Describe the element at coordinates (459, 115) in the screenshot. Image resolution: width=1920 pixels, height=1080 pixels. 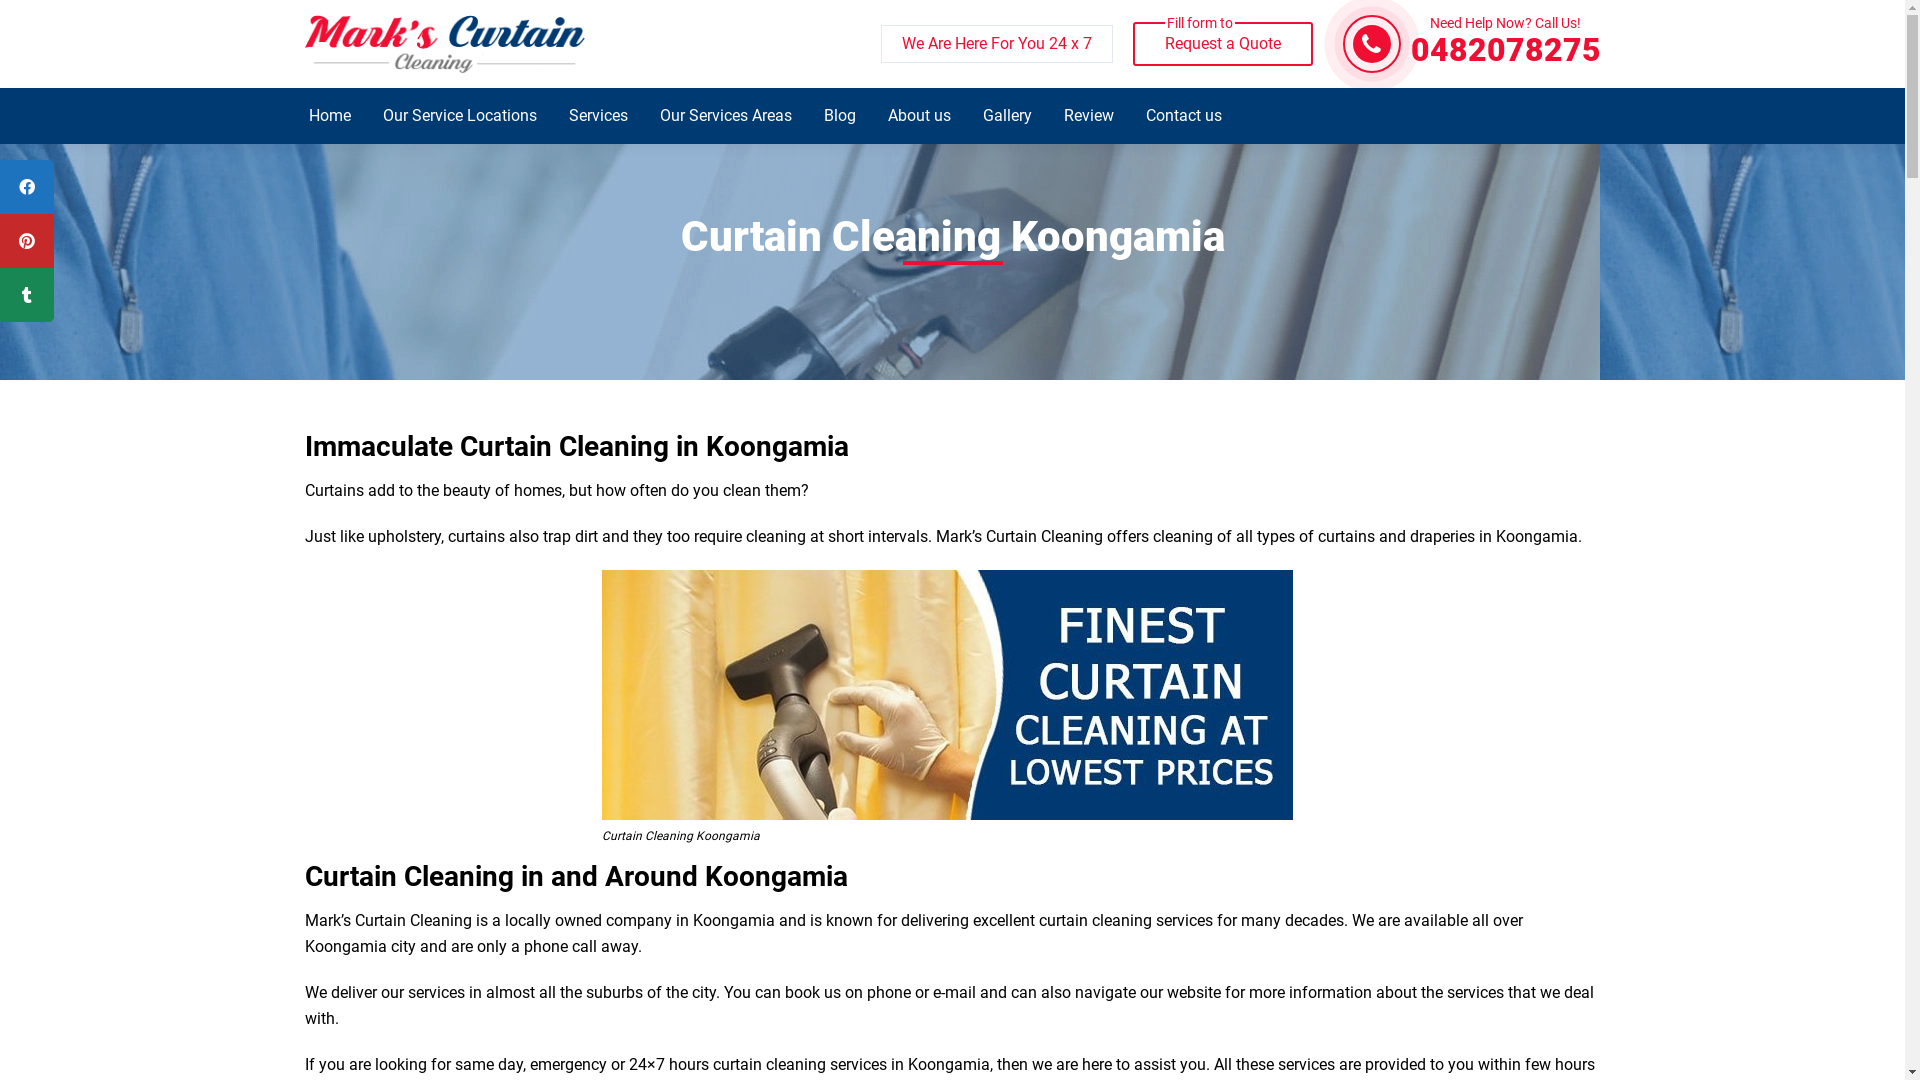
I see `'Our Service Locations'` at that location.